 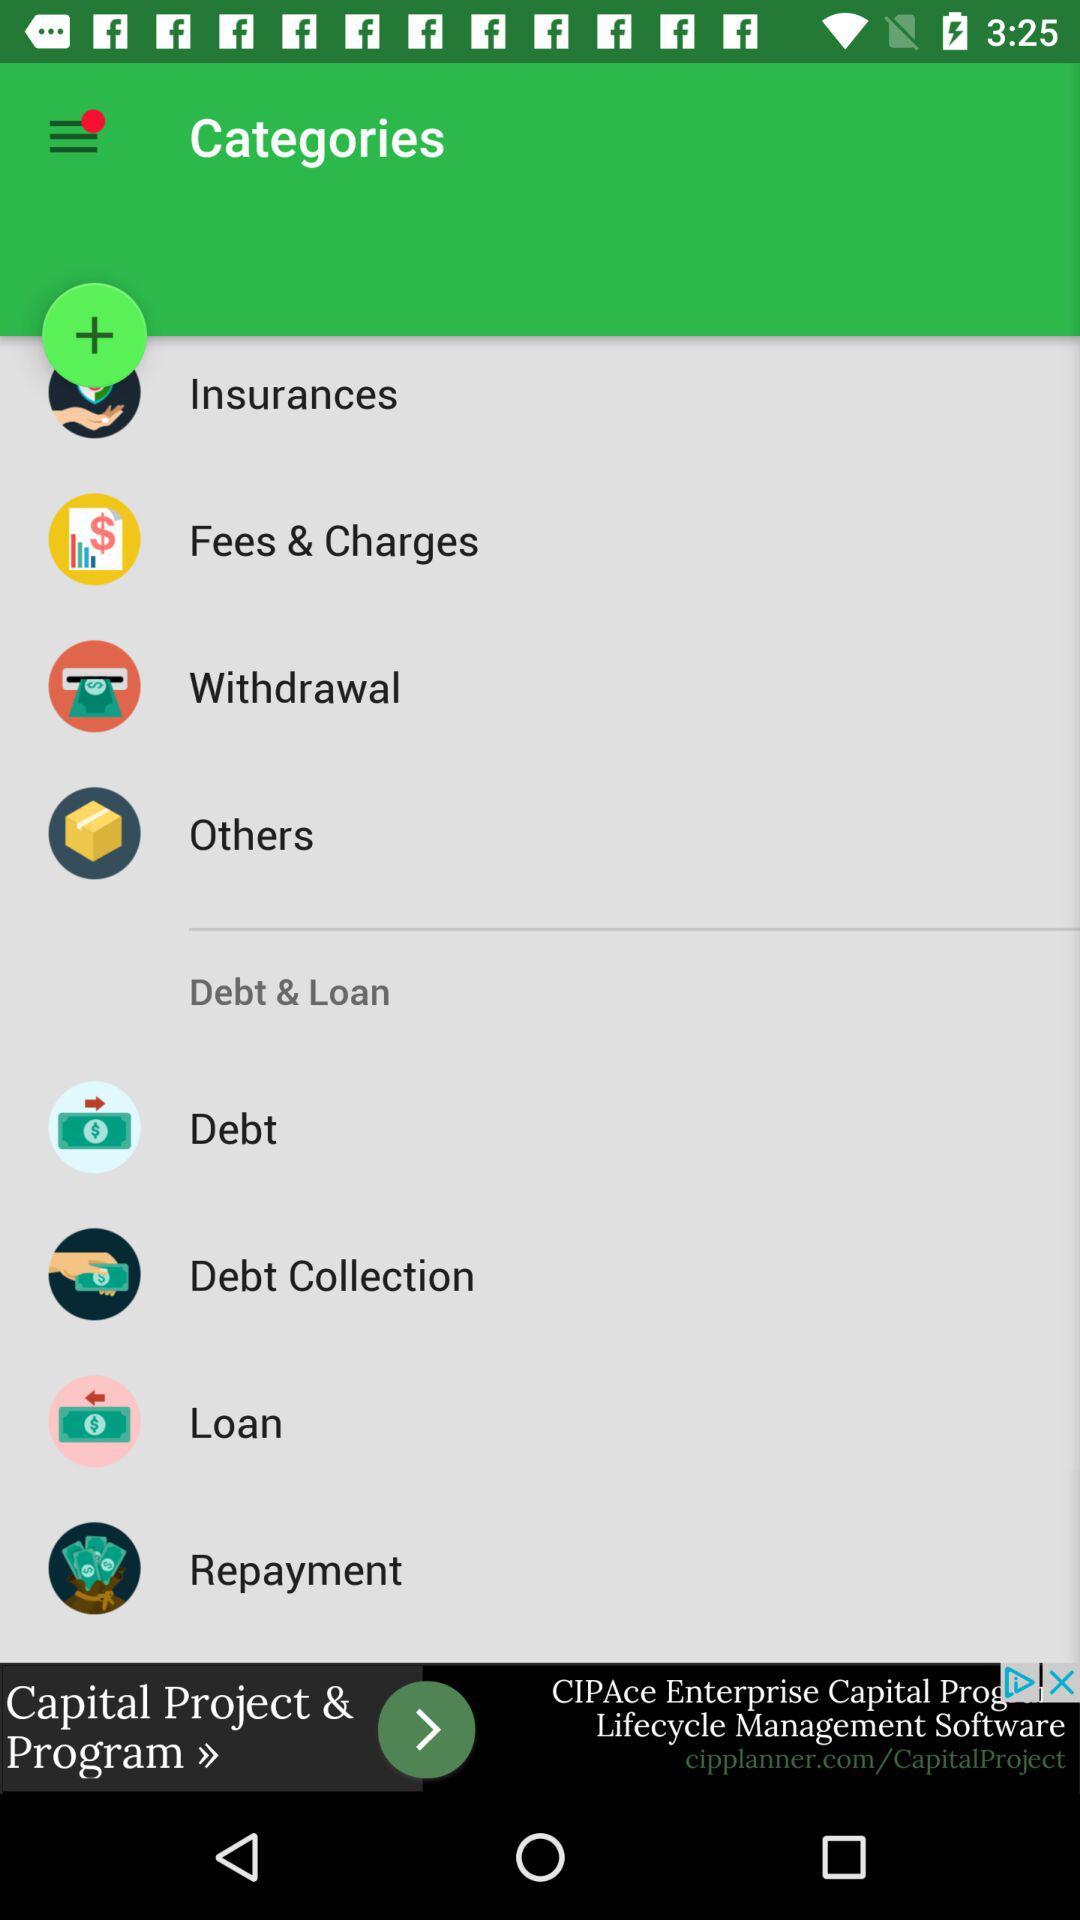 I want to click on advertisement, so click(x=540, y=1727).